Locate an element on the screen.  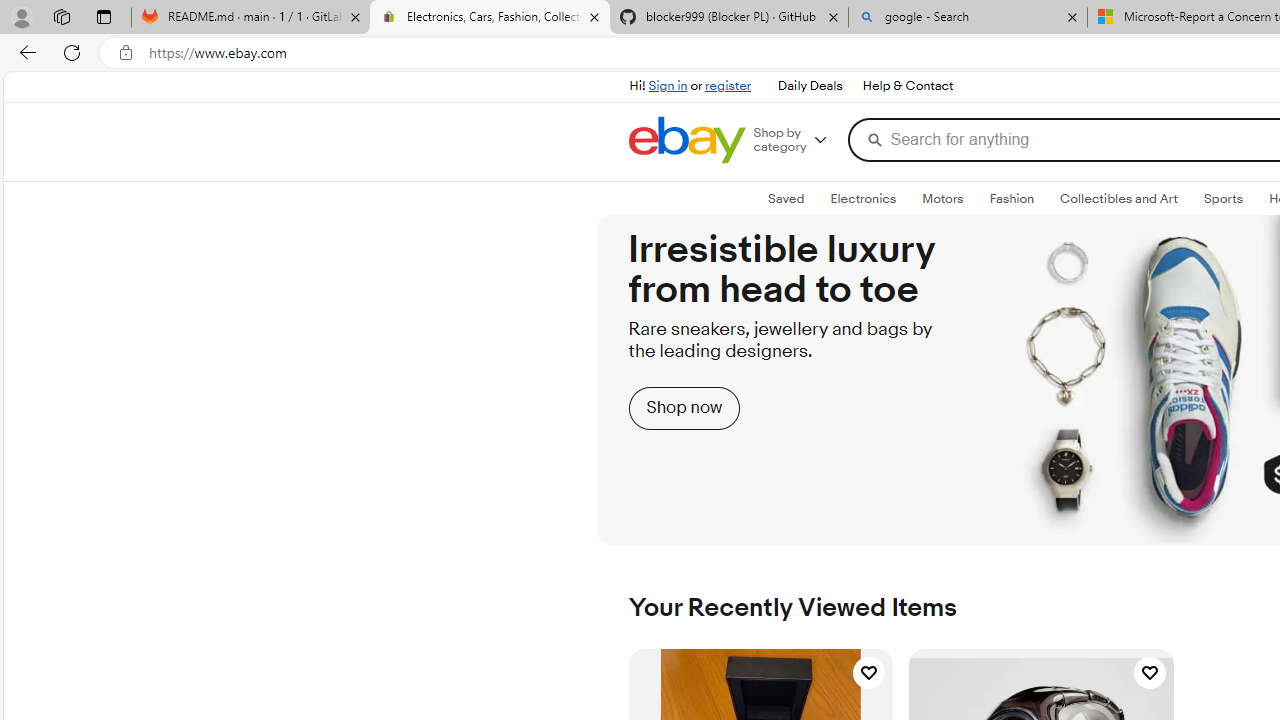
'Collectibles and Art' is located at coordinates (1117, 199).